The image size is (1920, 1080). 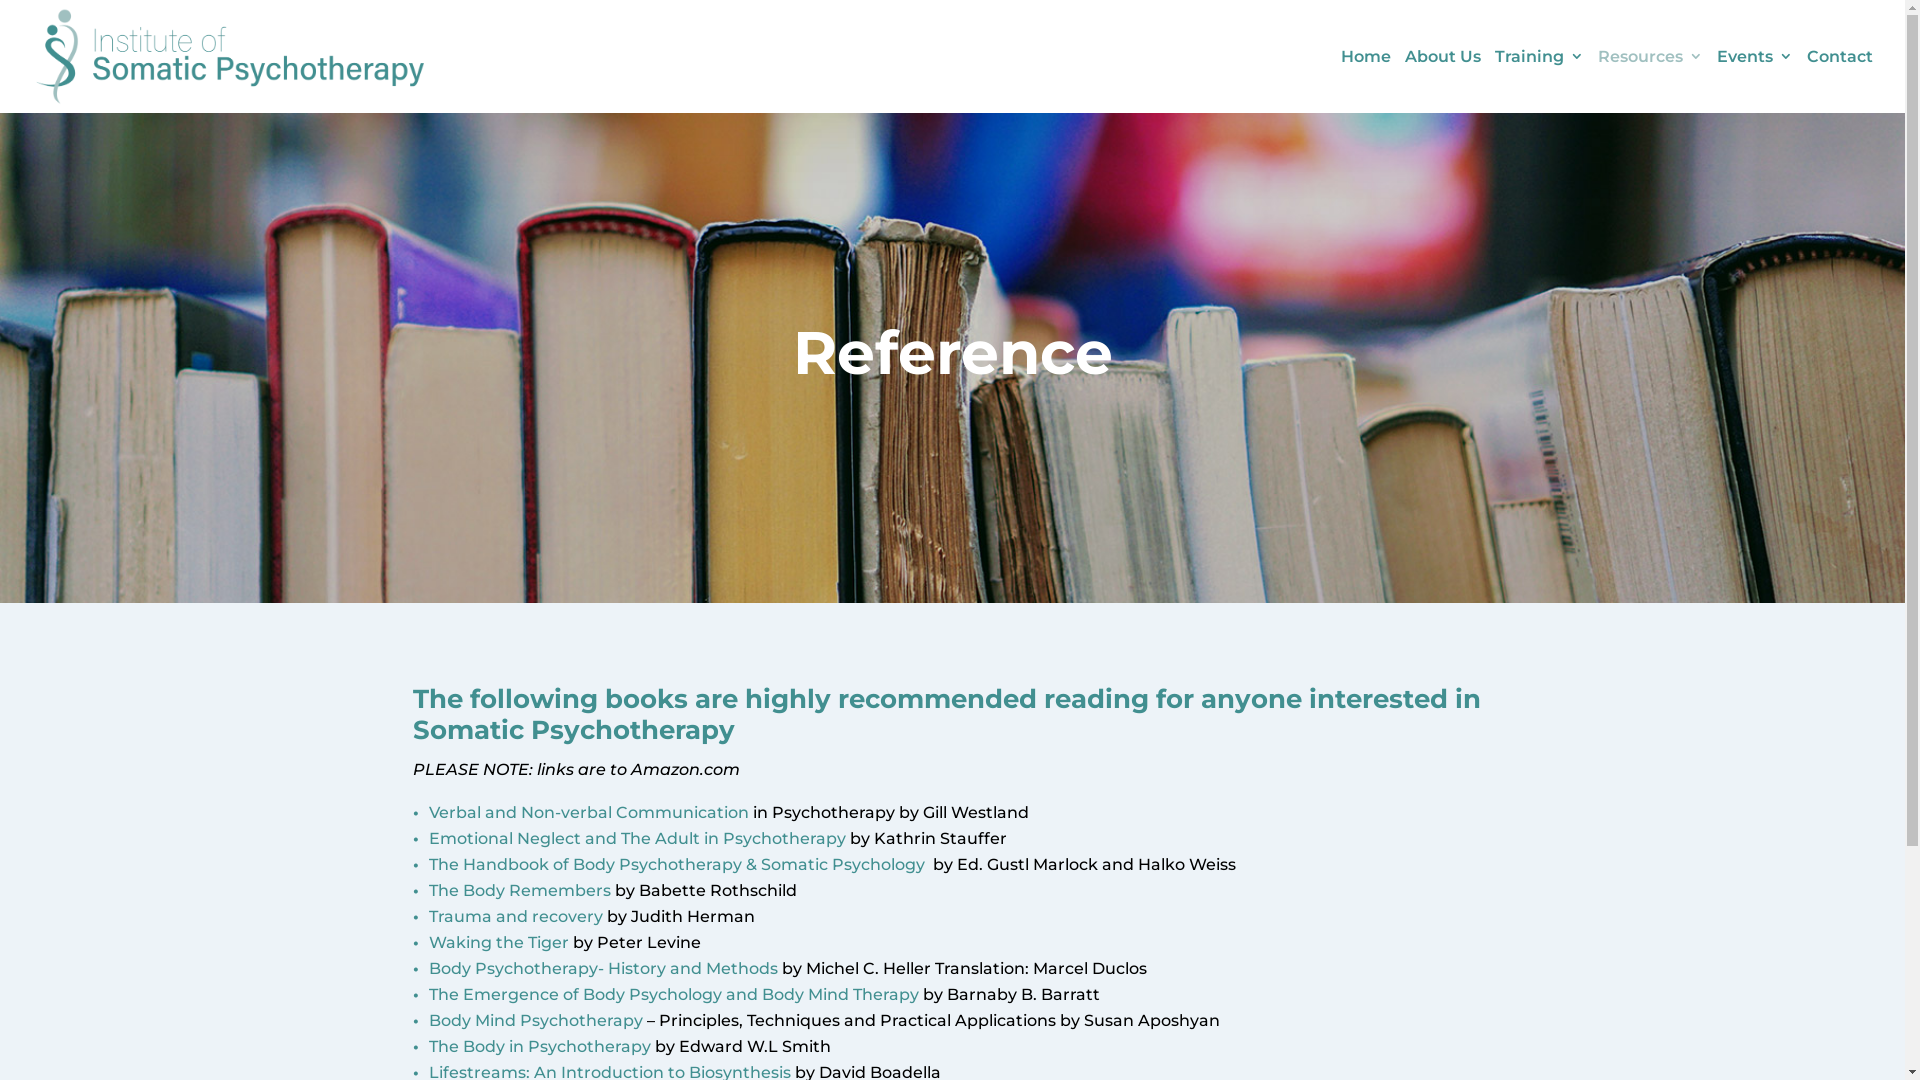 I want to click on 'Body Mind Psychotherapy ', so click(x=537, y=1020).